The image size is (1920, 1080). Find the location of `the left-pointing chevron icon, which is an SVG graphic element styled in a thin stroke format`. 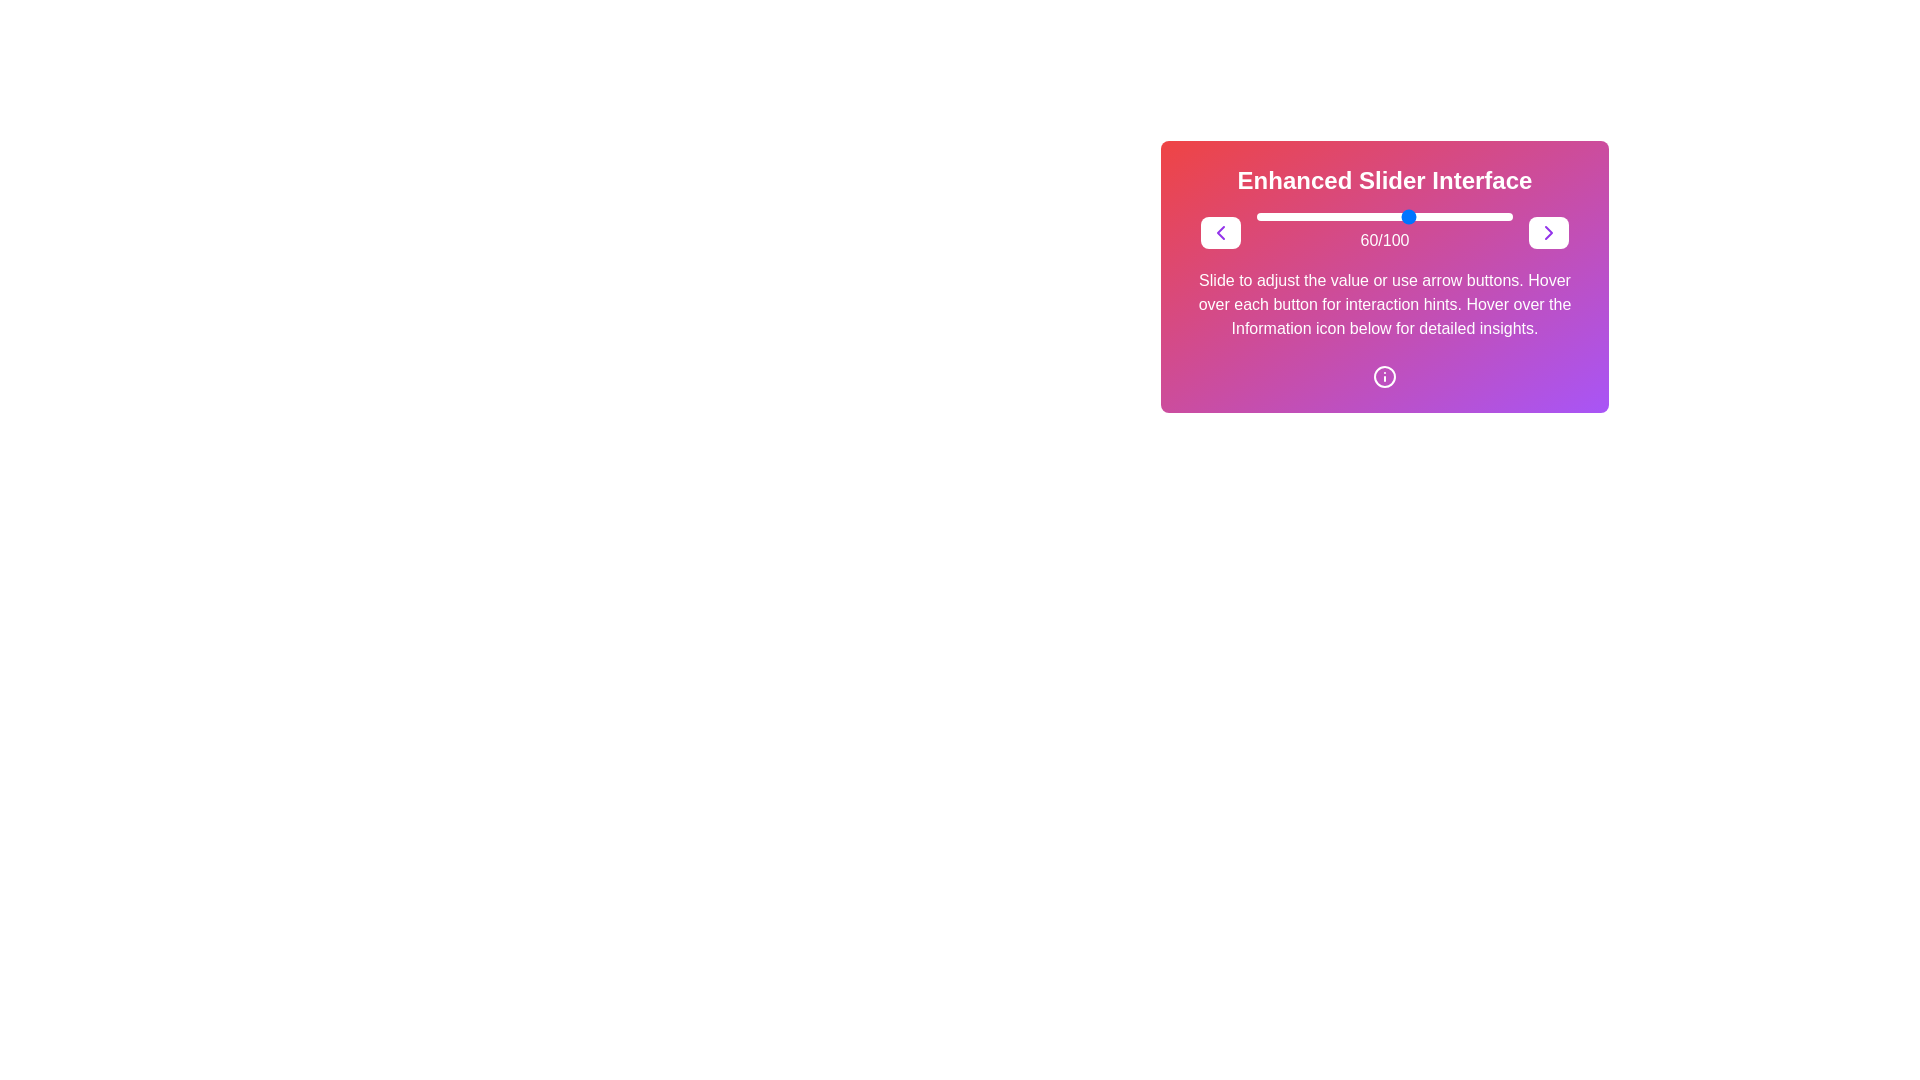

the left-pointing chevron icon, which is an SVG graphic element styled in a thin stroke format is located at coordinates (1219, 231).